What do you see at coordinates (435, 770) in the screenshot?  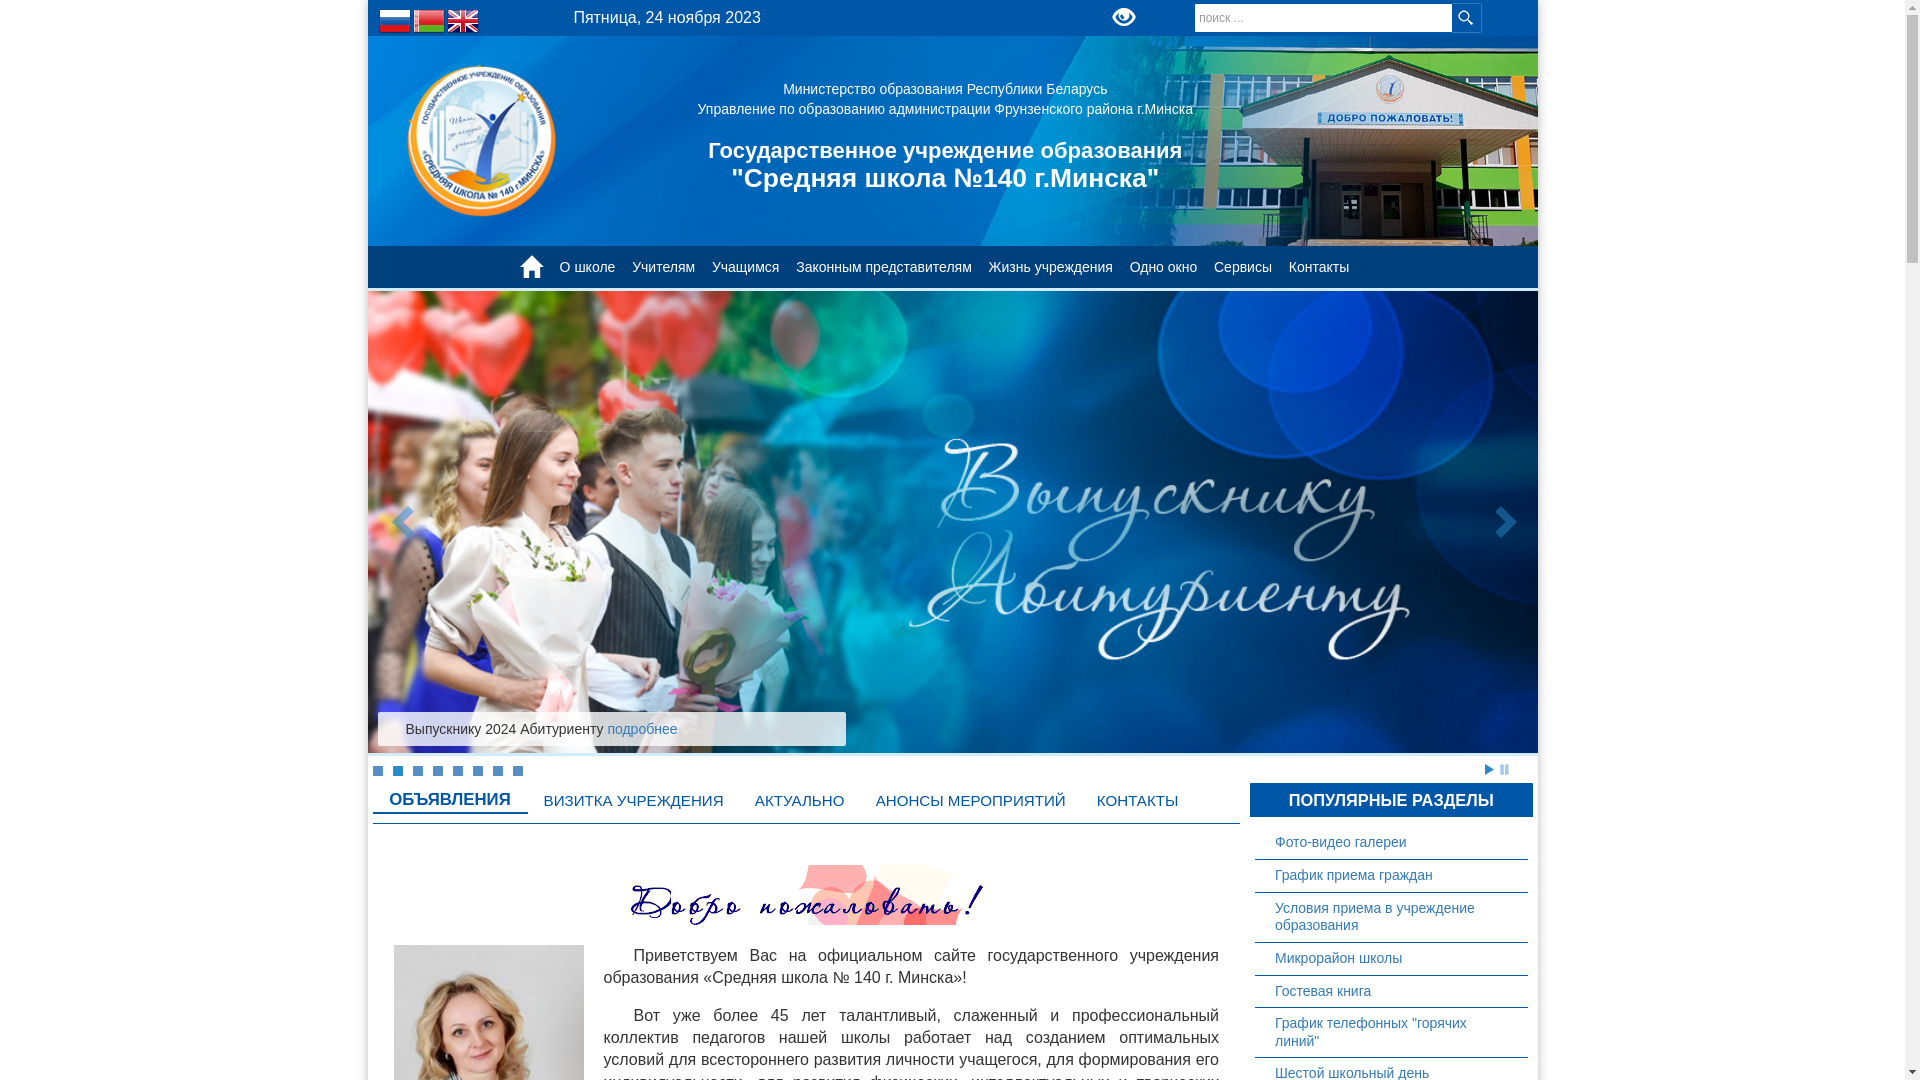 I see `'4'` at bounding box center [435, 770].